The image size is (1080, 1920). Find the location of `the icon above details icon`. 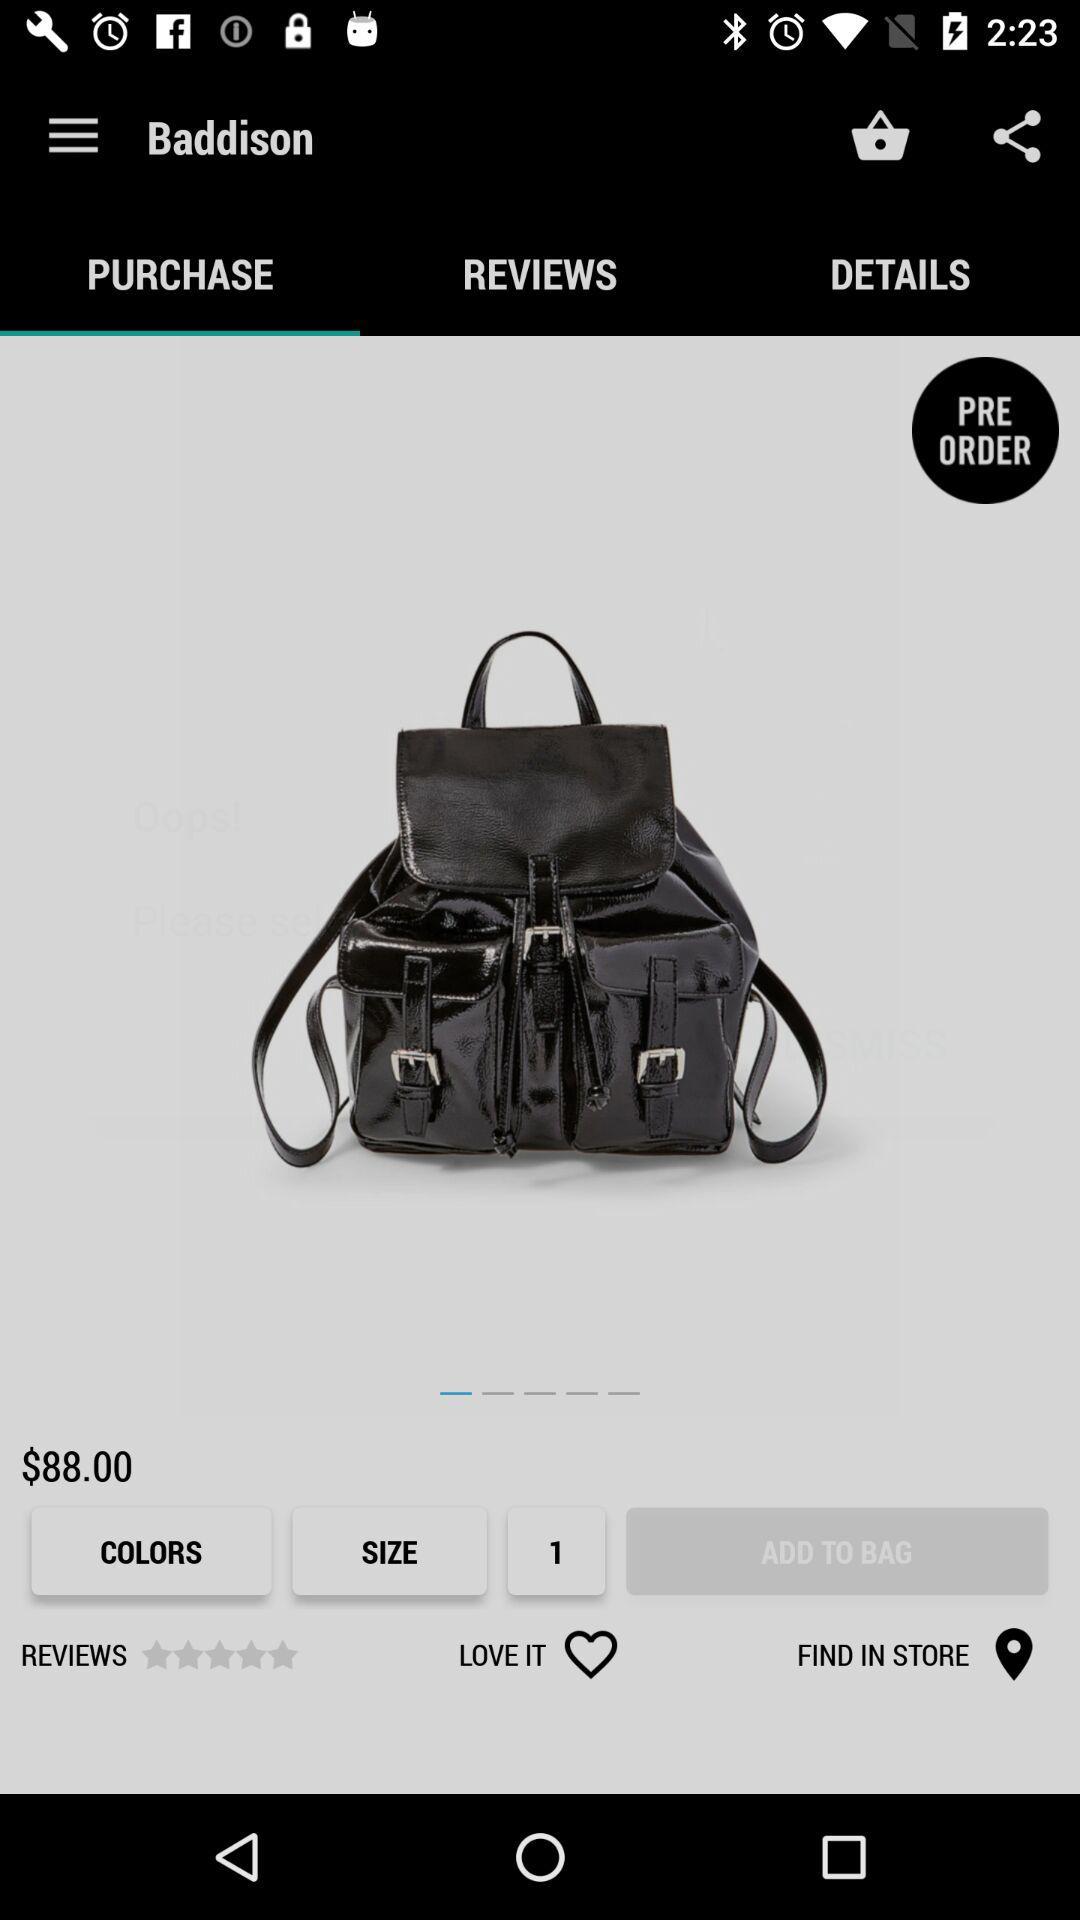

the icon above details icon is located at coordinates (1017, 135).